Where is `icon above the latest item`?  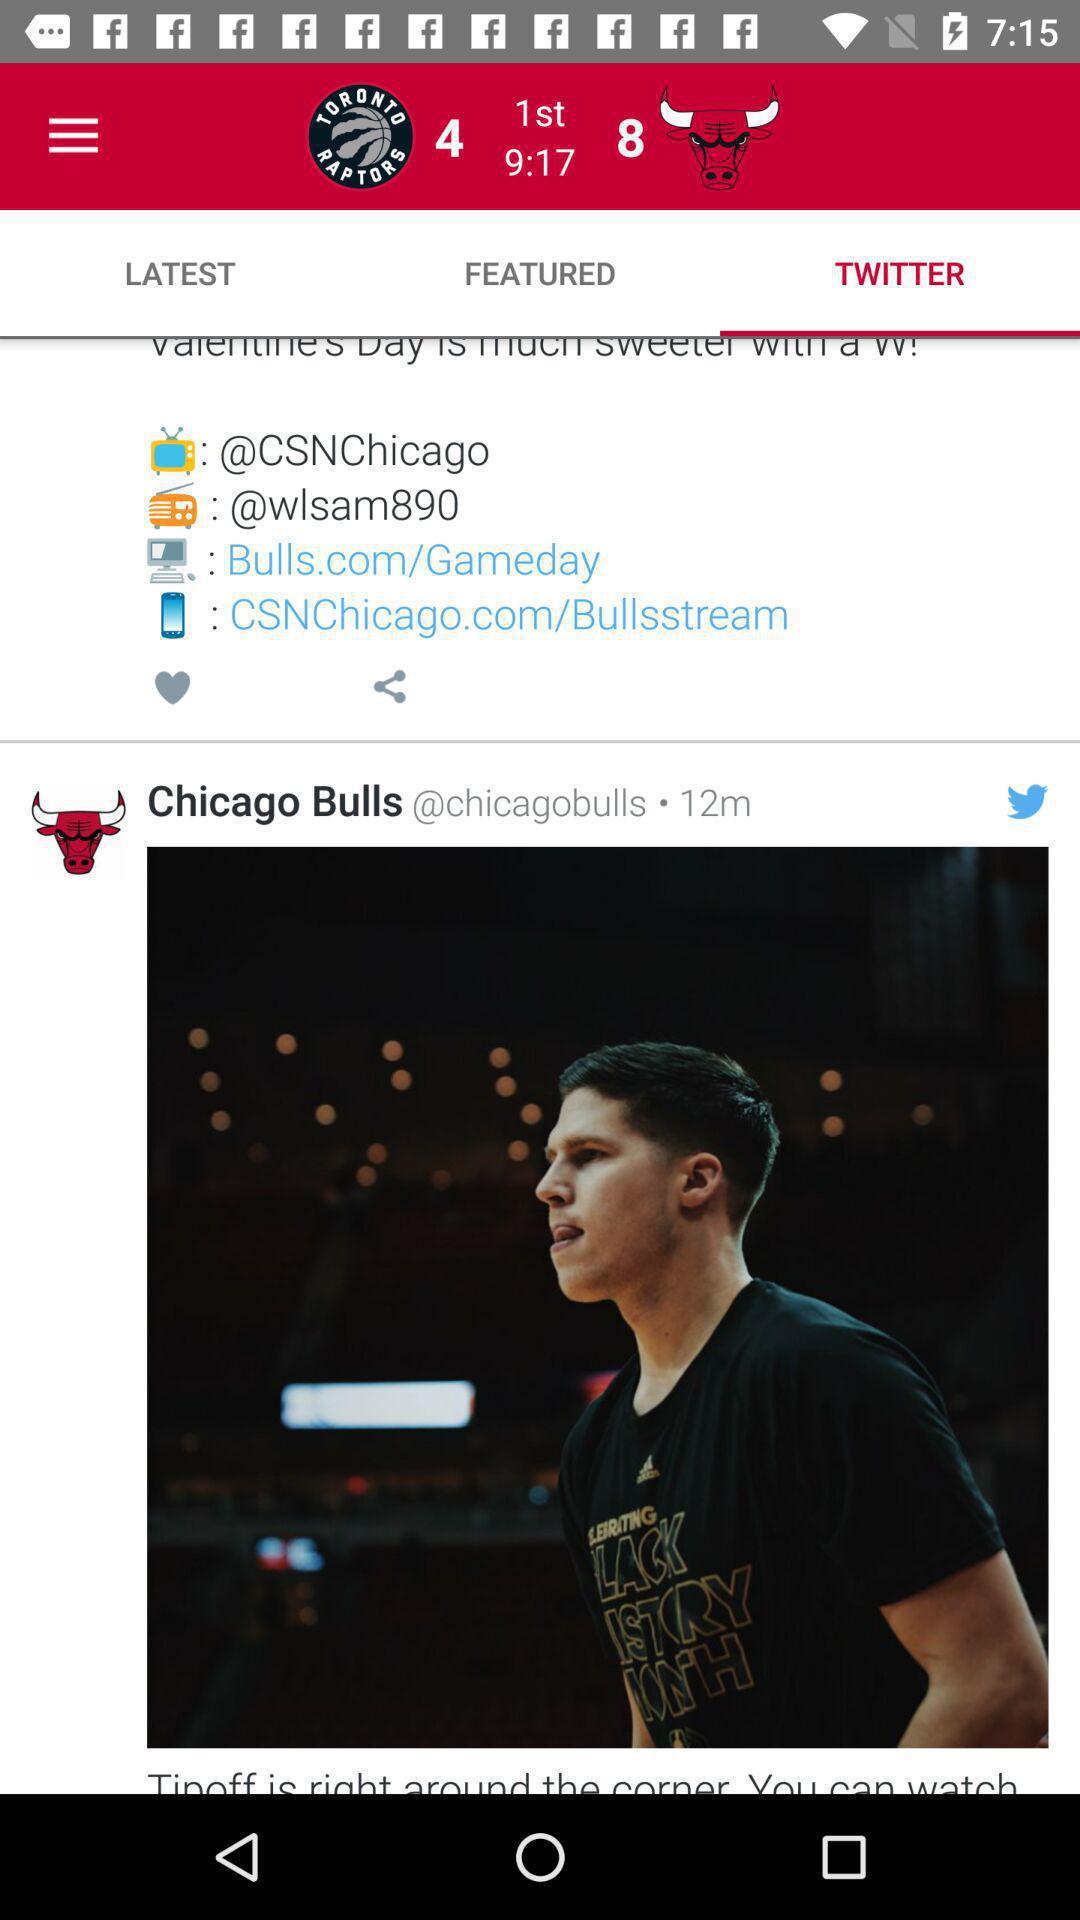 icon above the latest item is located at coordinates (72, 135).